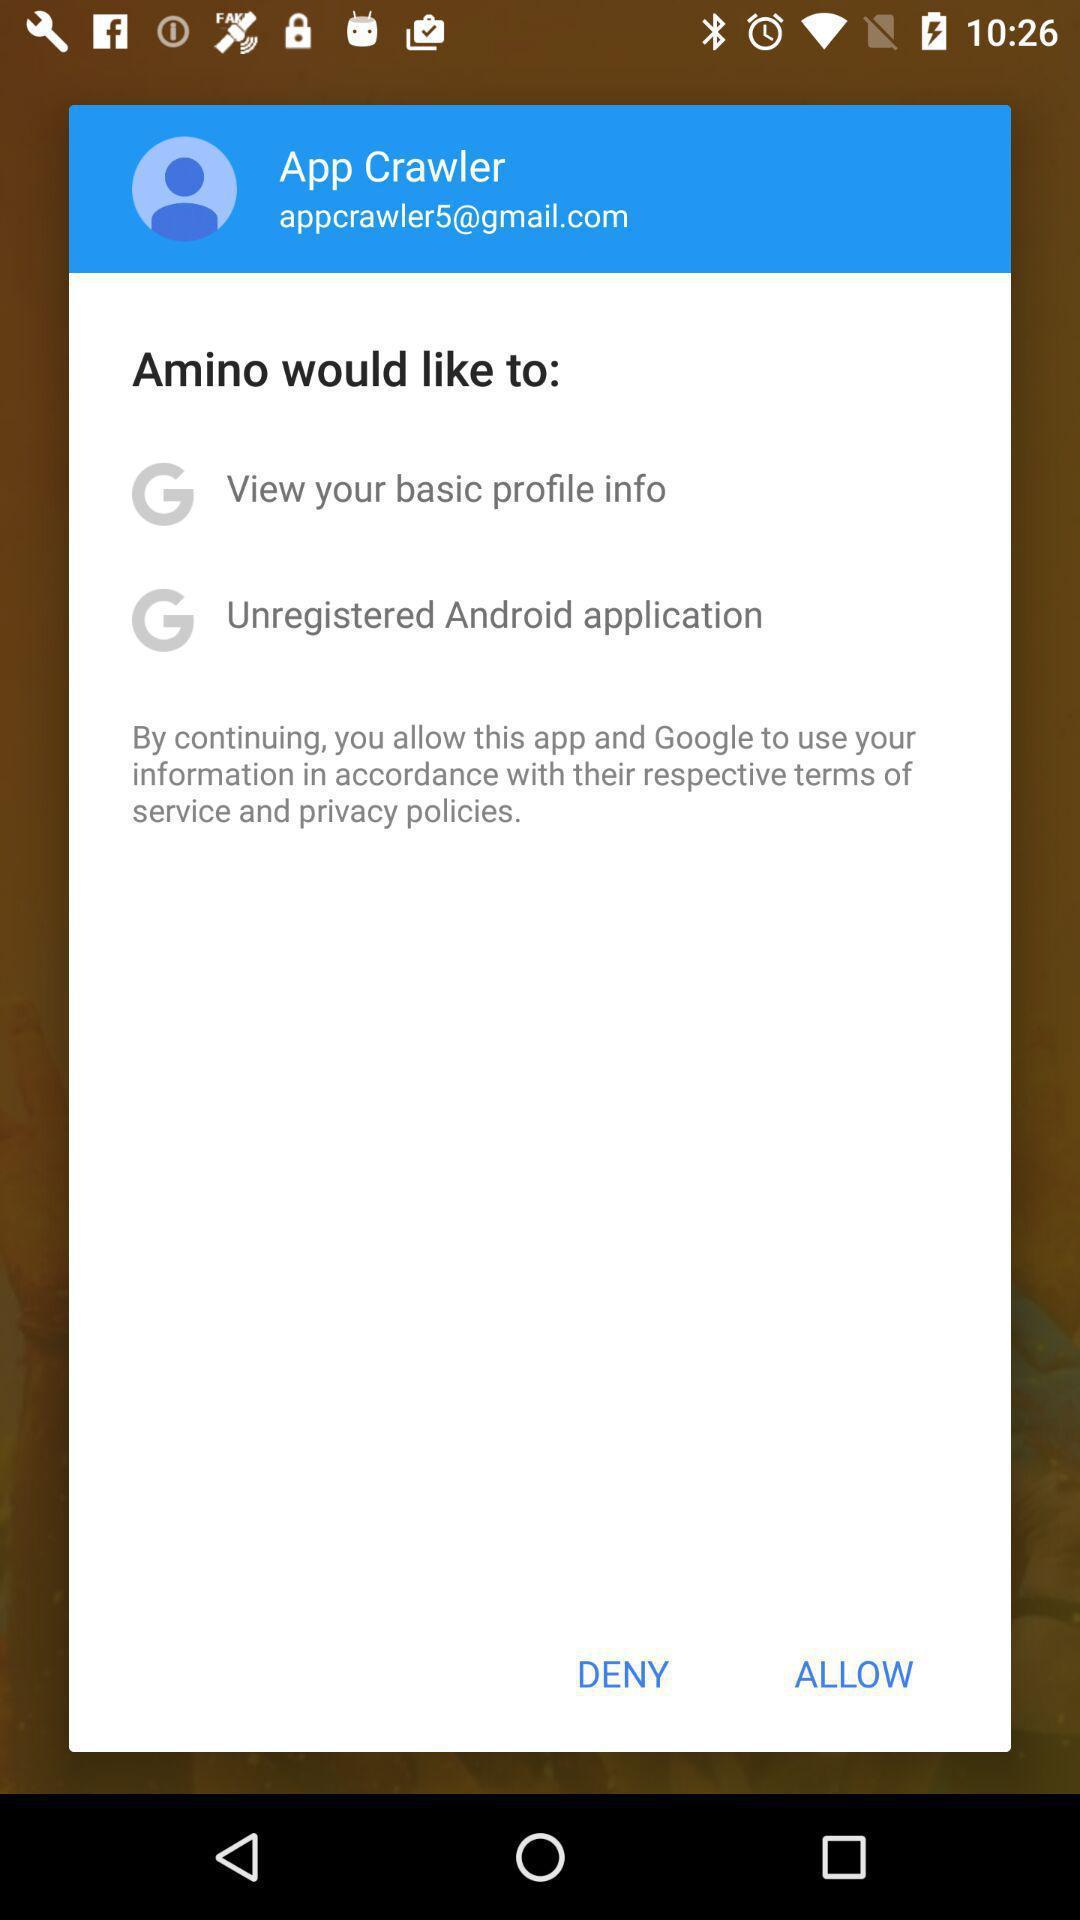  What do you see at coordinates (392, 164) in the screenshot?
I see `the app crawler icon` at bounding box center [392, 164].